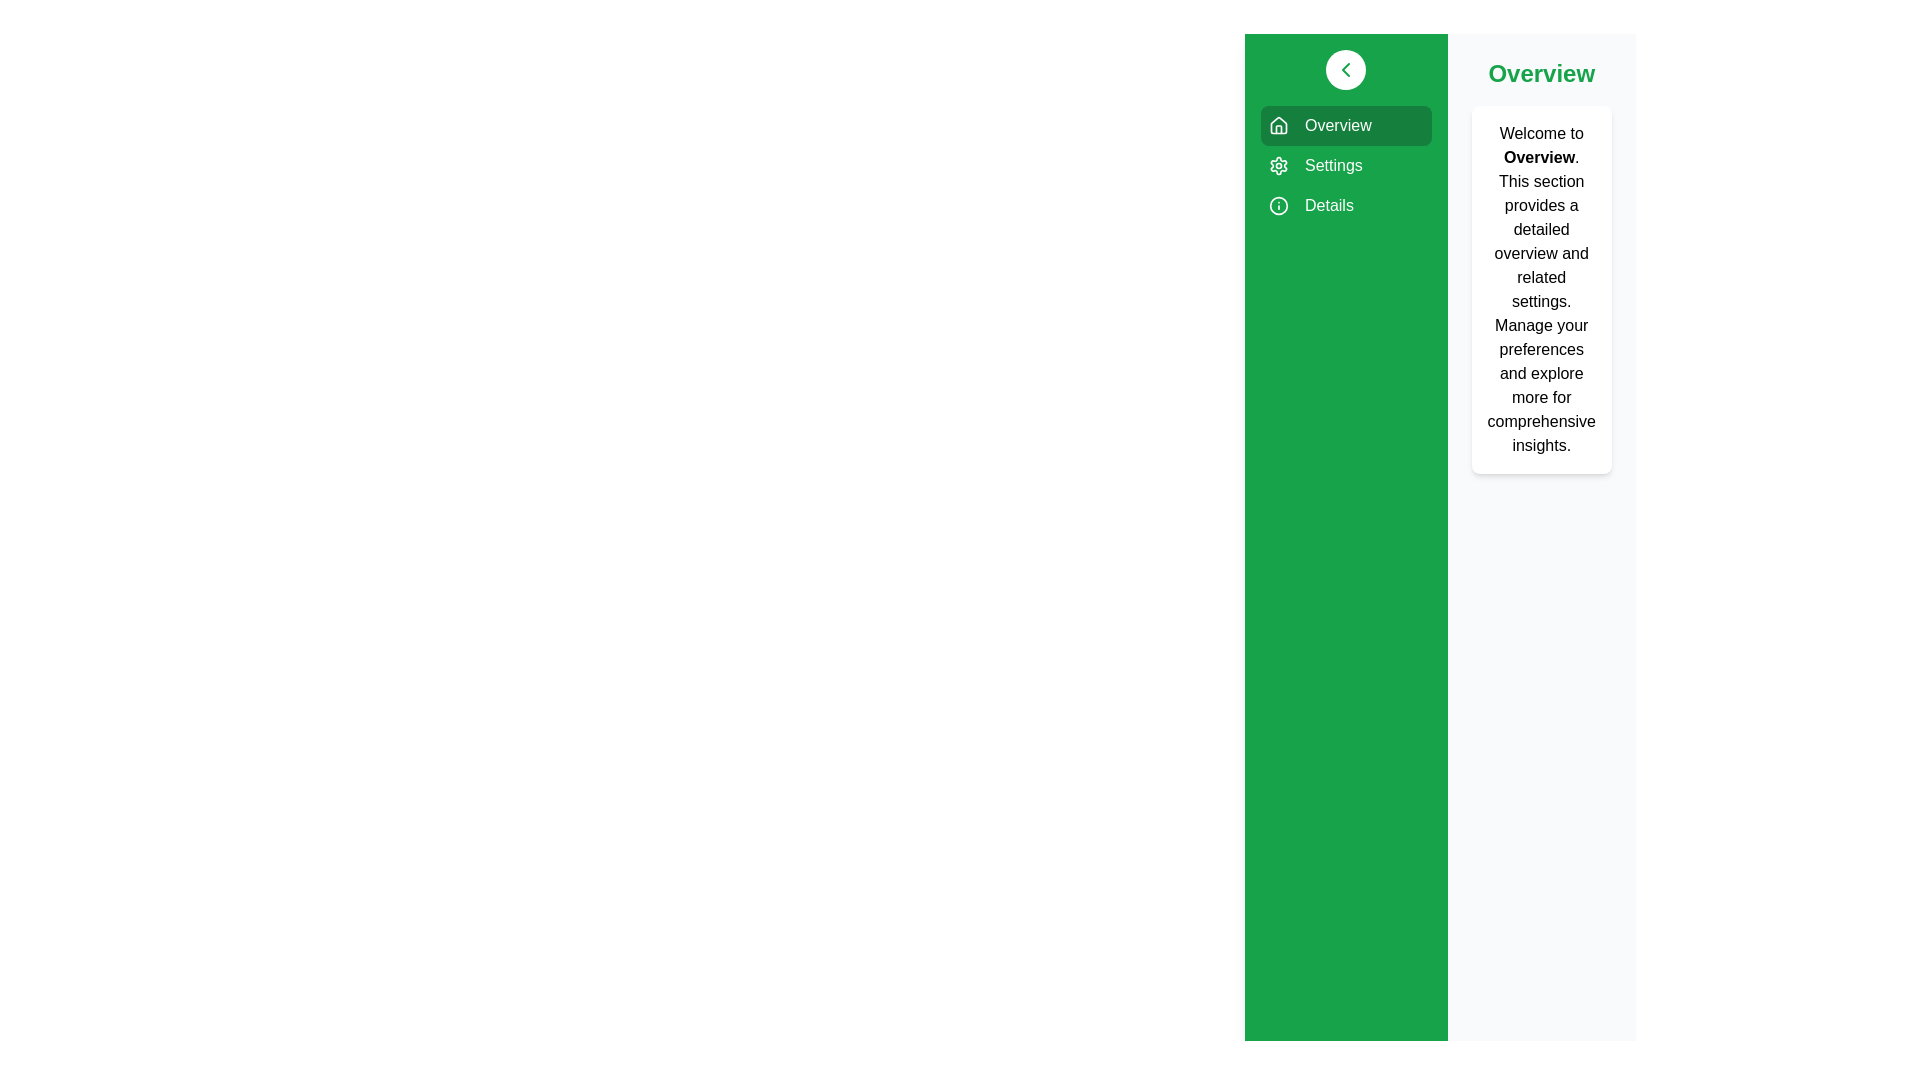 This screenshot has height=1080, width=1920. I want to click on Chevron button to toggle the drawer, so click(1346, 68).